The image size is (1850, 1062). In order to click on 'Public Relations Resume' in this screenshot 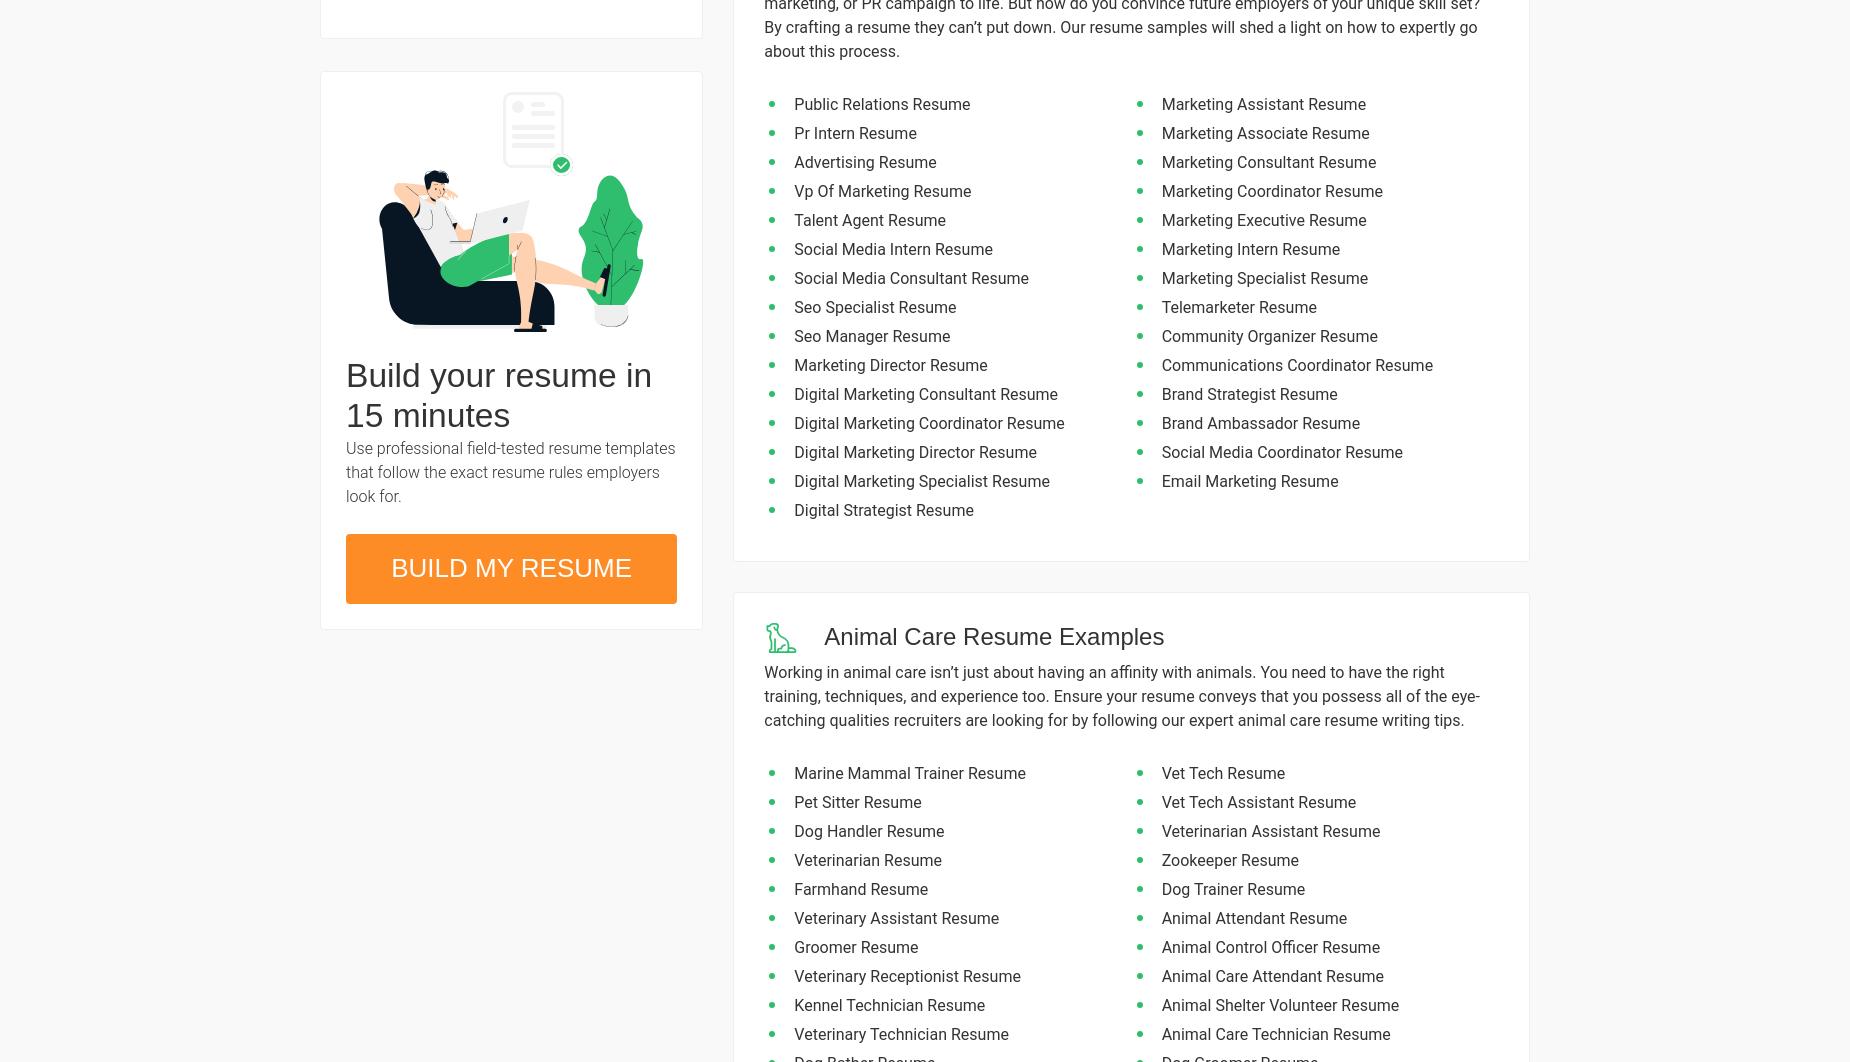, I will do `click(882, 104)`.